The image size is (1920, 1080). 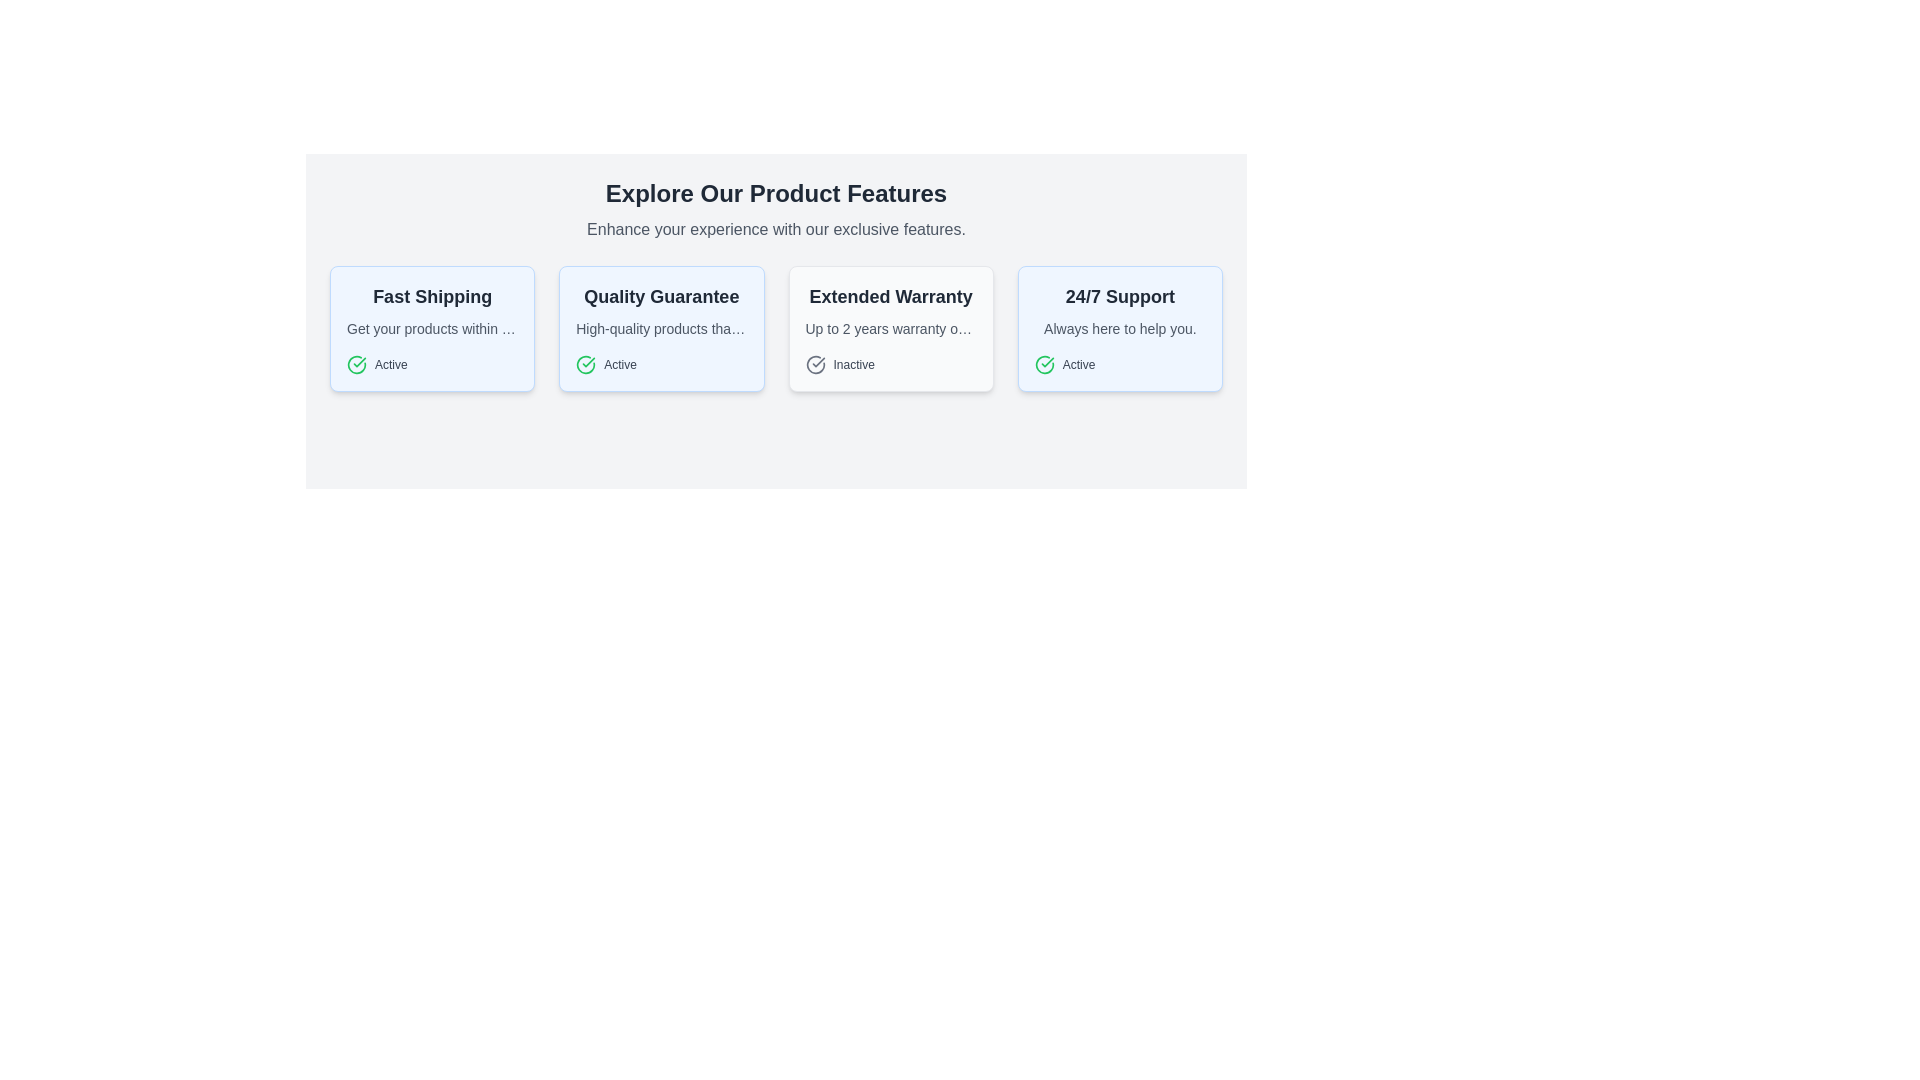 What do you see at coordinates (431, 327) in the screenshot?
I see `the 'Fast Shipping' informational card located at the top-left corner of the grid layout, which features a light blue background, a bold title, and an active green checkmark icon` at bounding box center [431, 327].